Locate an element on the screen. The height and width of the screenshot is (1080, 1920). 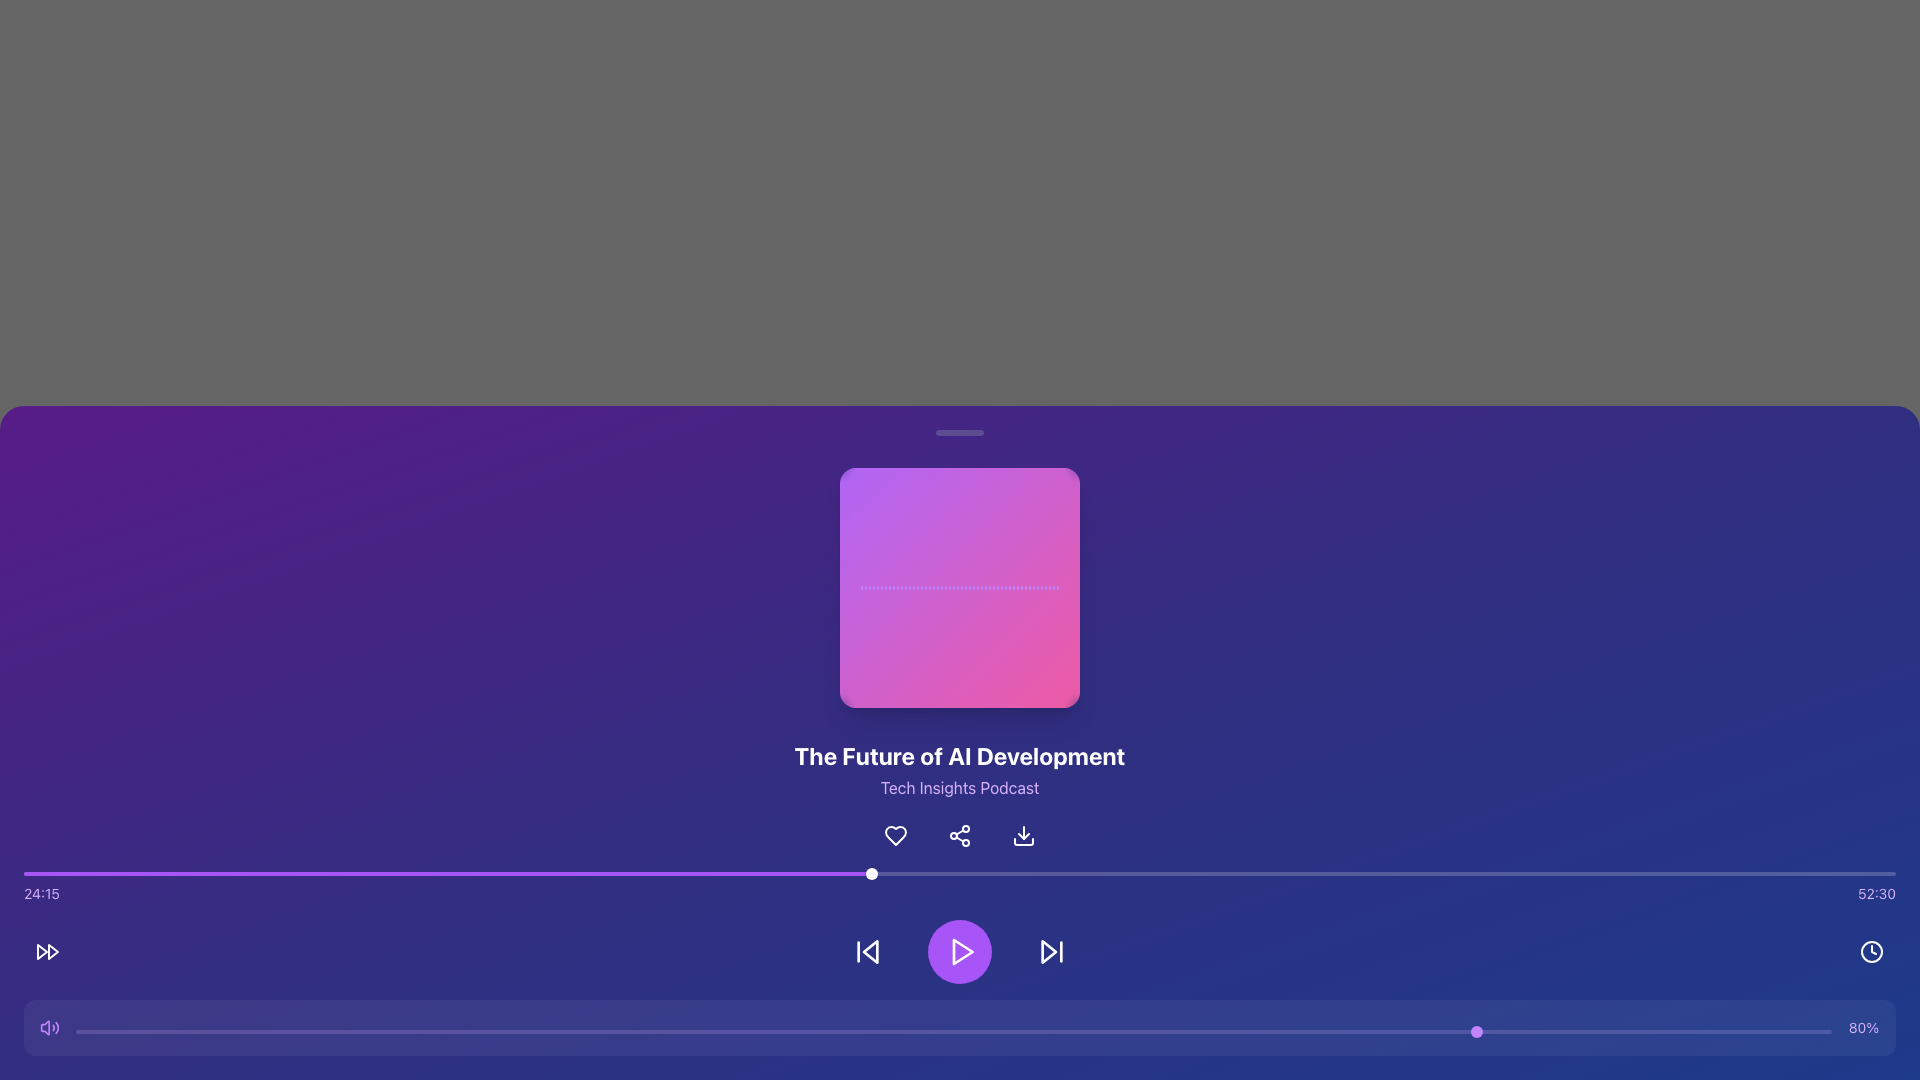
progress is located at coordinates (921, 873).